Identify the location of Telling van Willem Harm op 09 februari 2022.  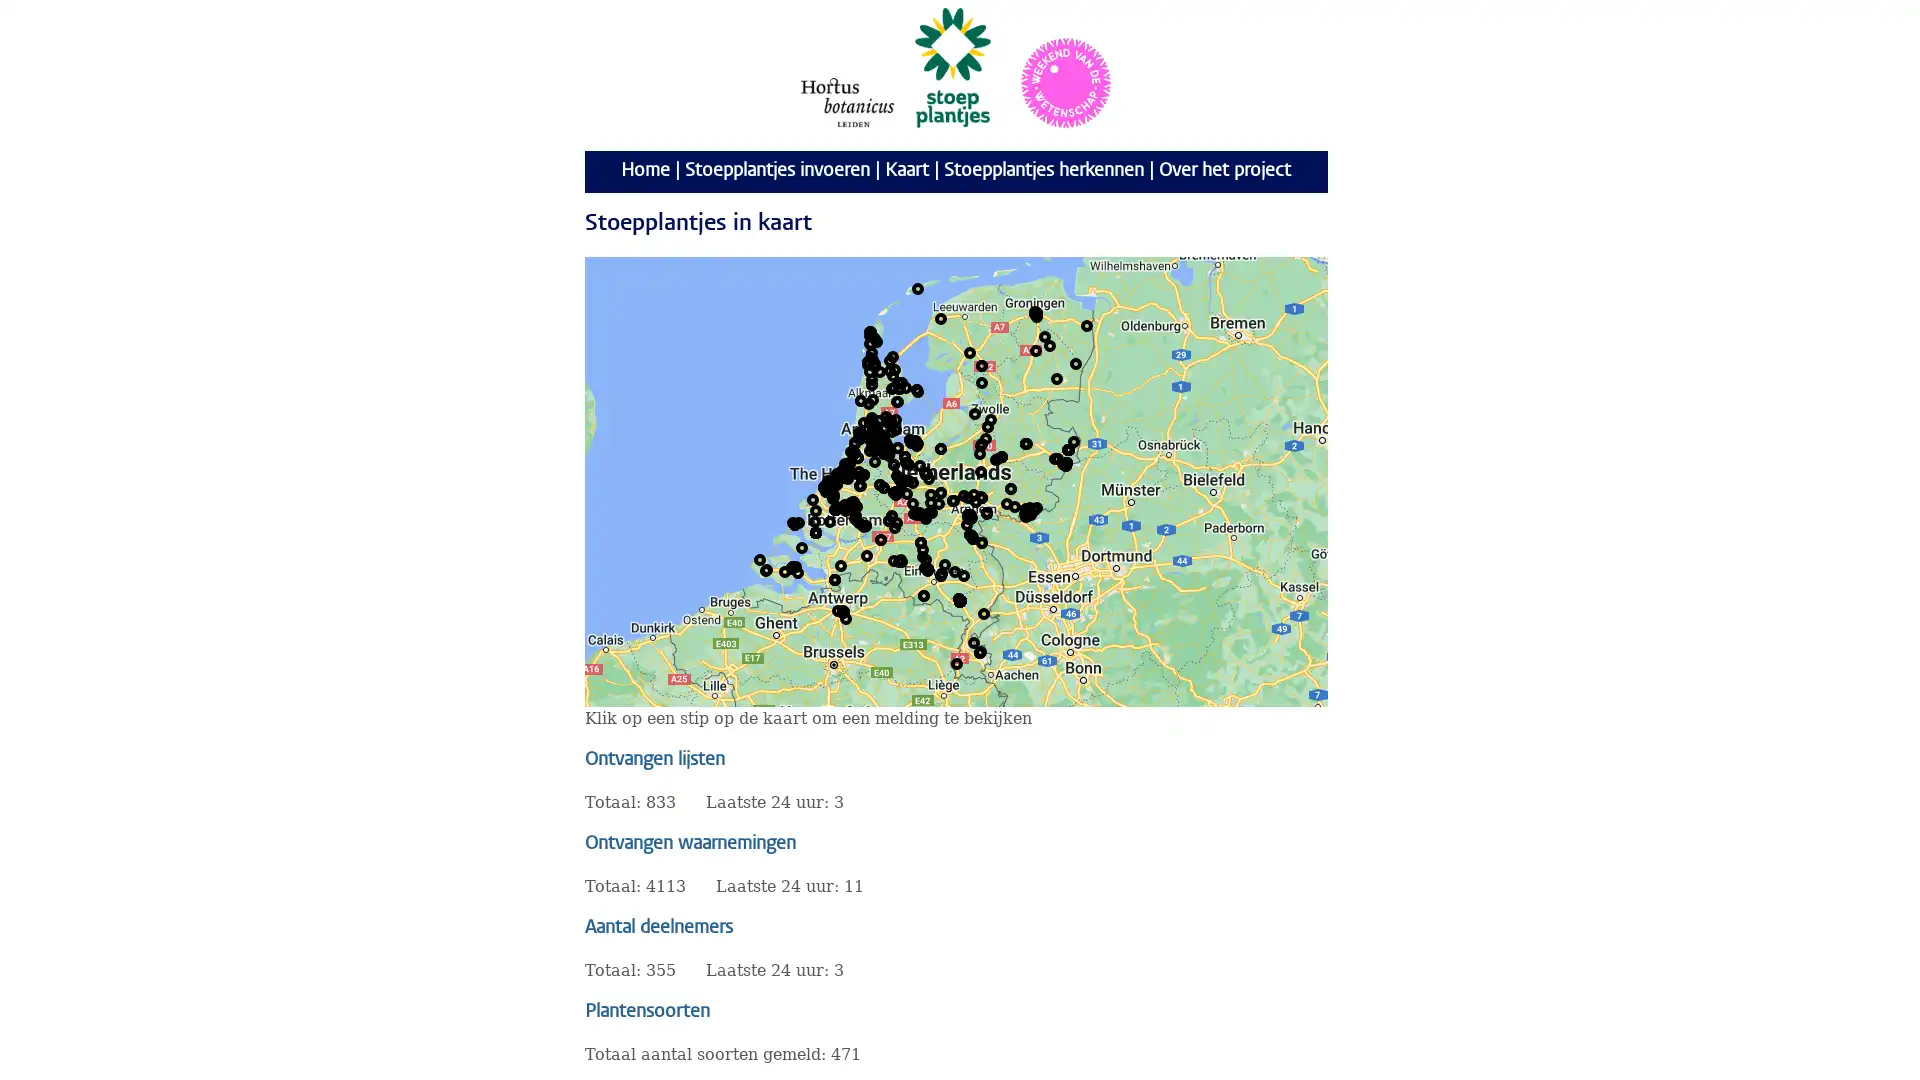
(855, 504).